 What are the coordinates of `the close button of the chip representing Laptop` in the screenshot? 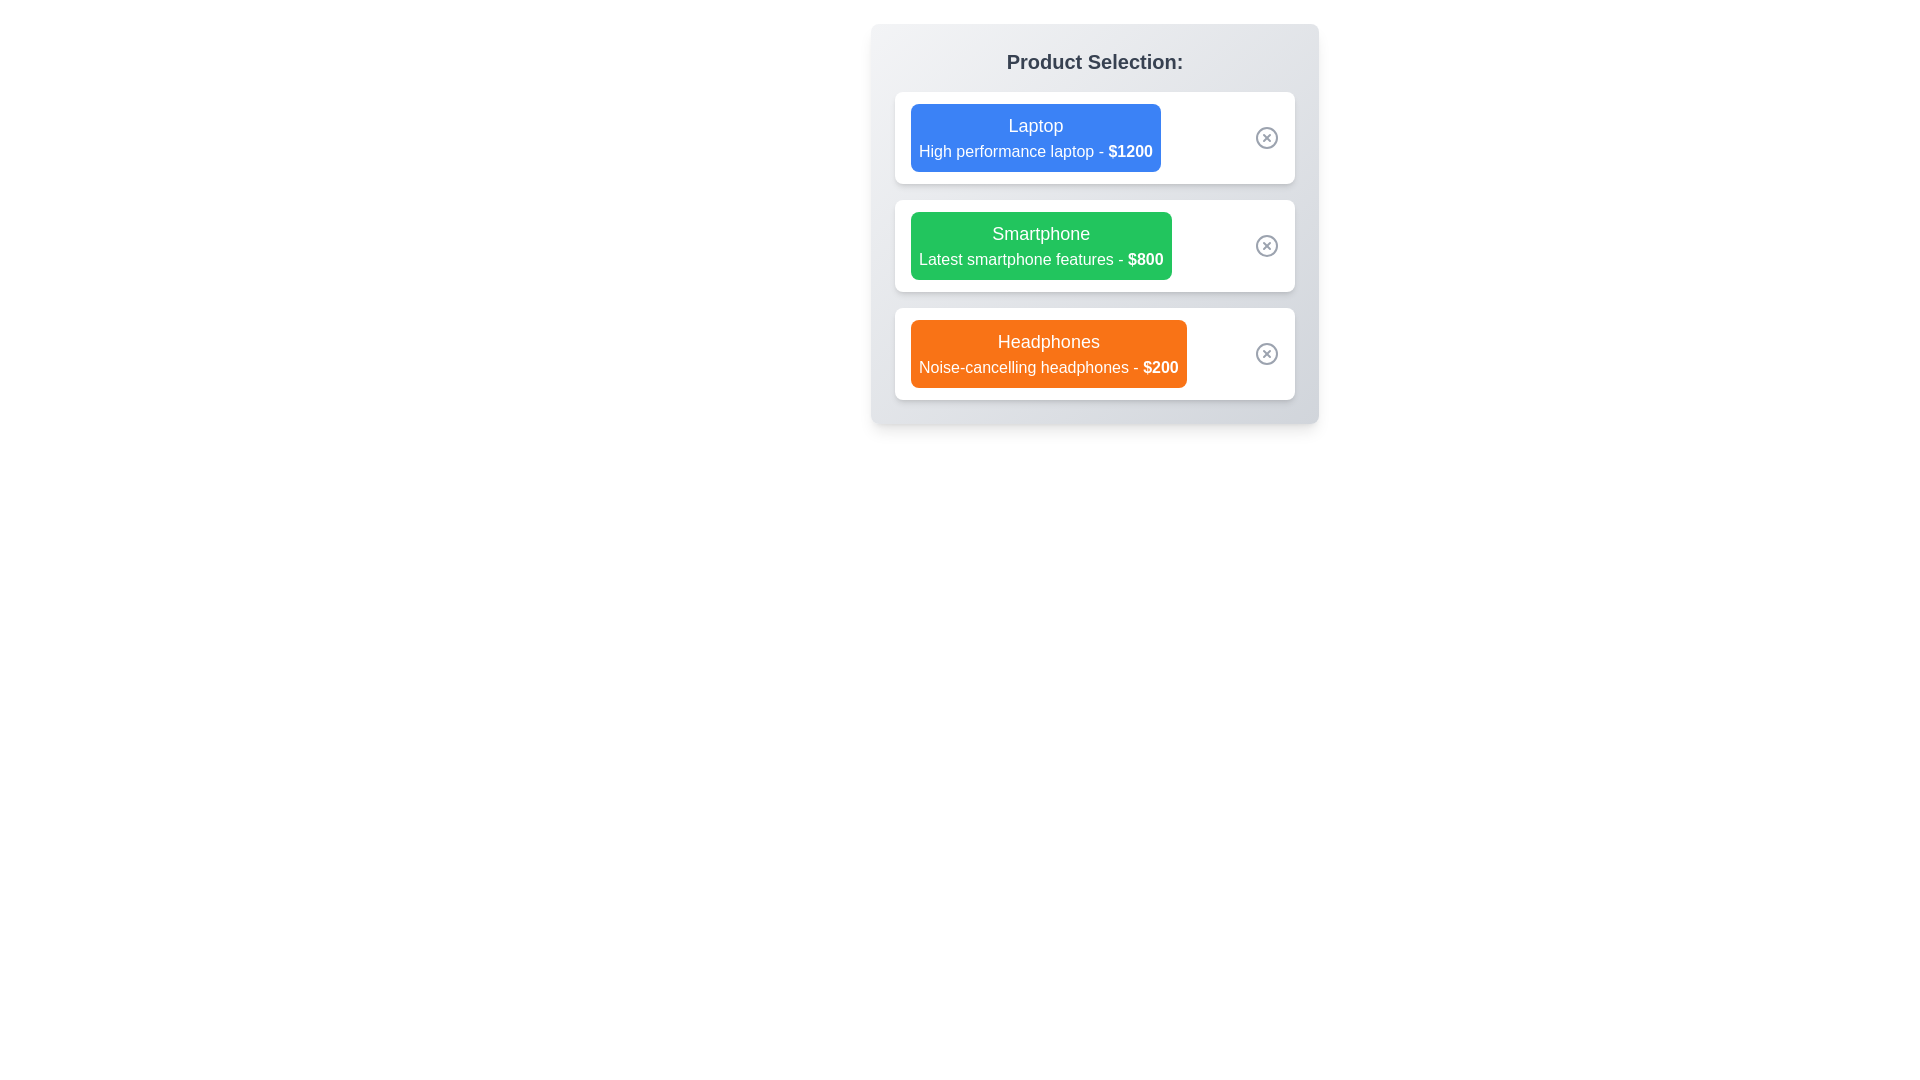 It's located at (1266, 137).